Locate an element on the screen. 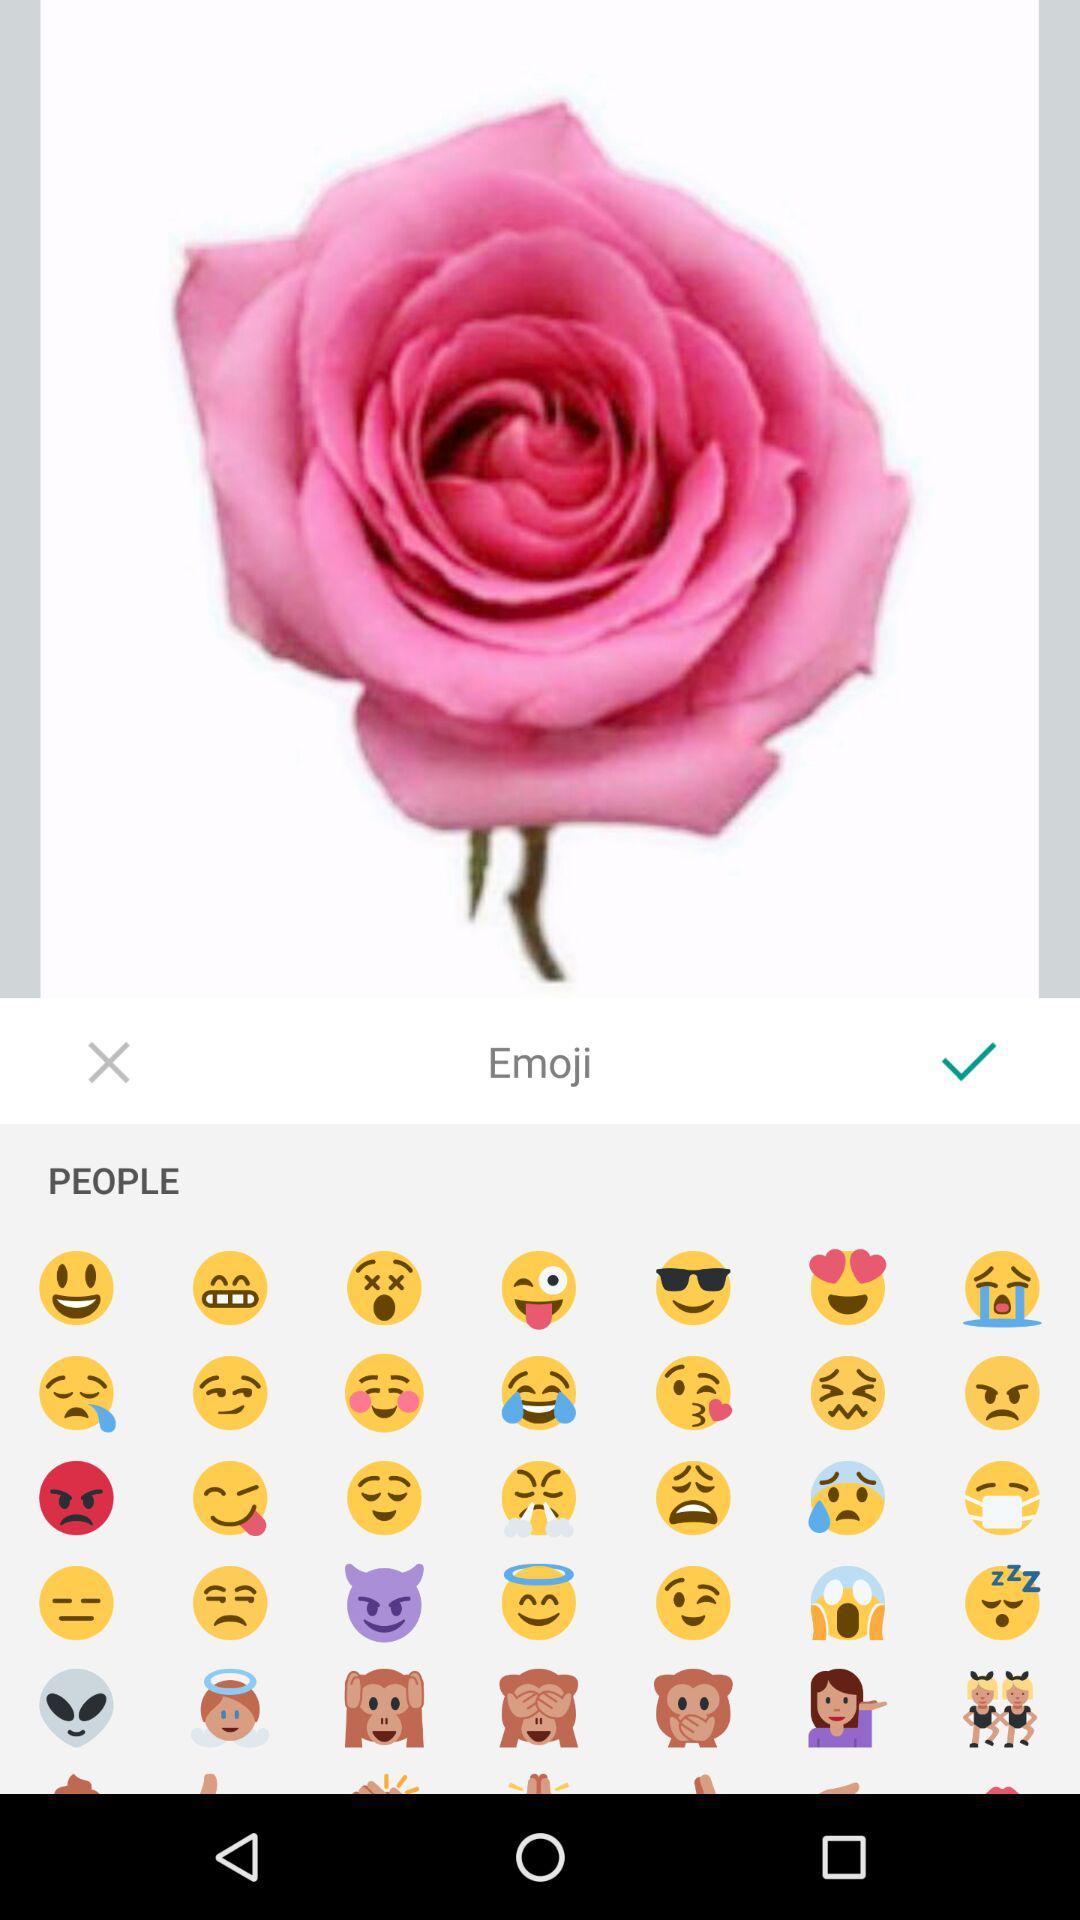 The width and height of the screenshot is (1080, 1920). choose emoticon is located at coordinates (384, 1603).